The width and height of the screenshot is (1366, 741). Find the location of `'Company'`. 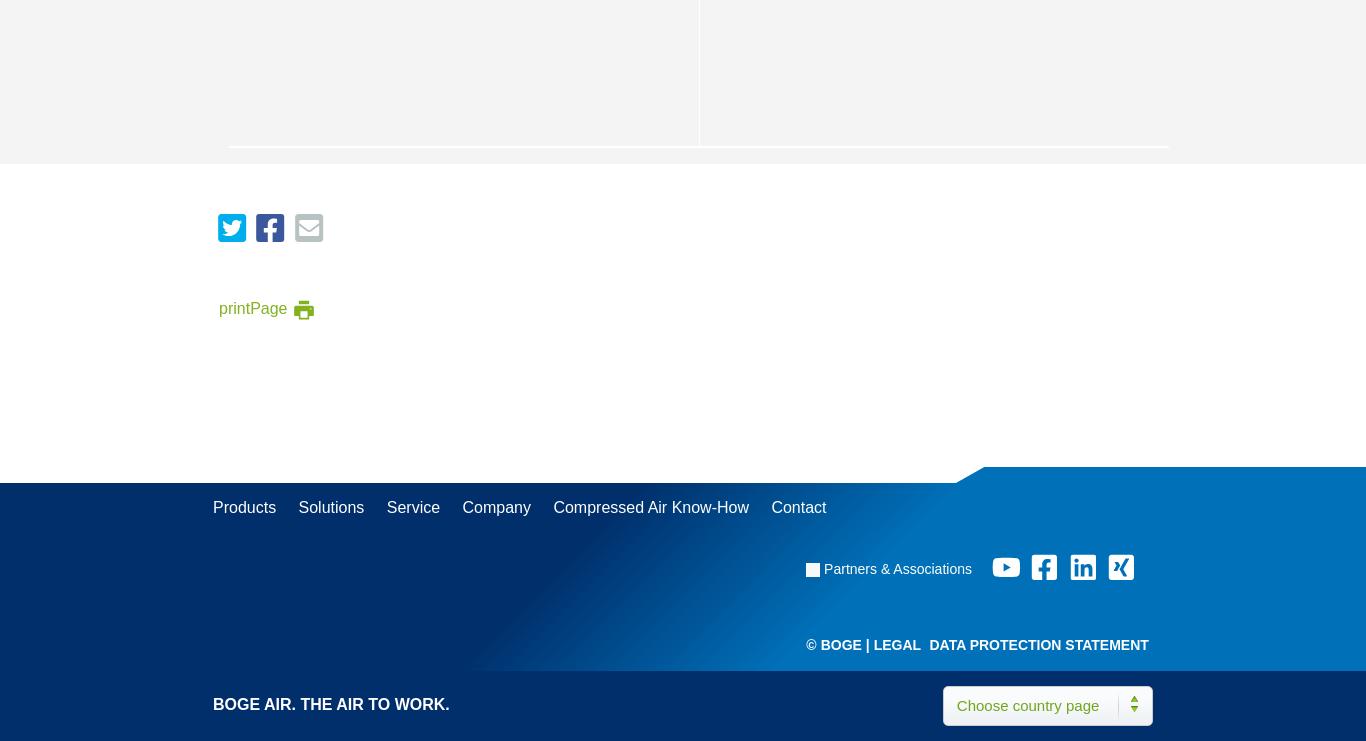

'Company' is located at coordinates (495, 506).